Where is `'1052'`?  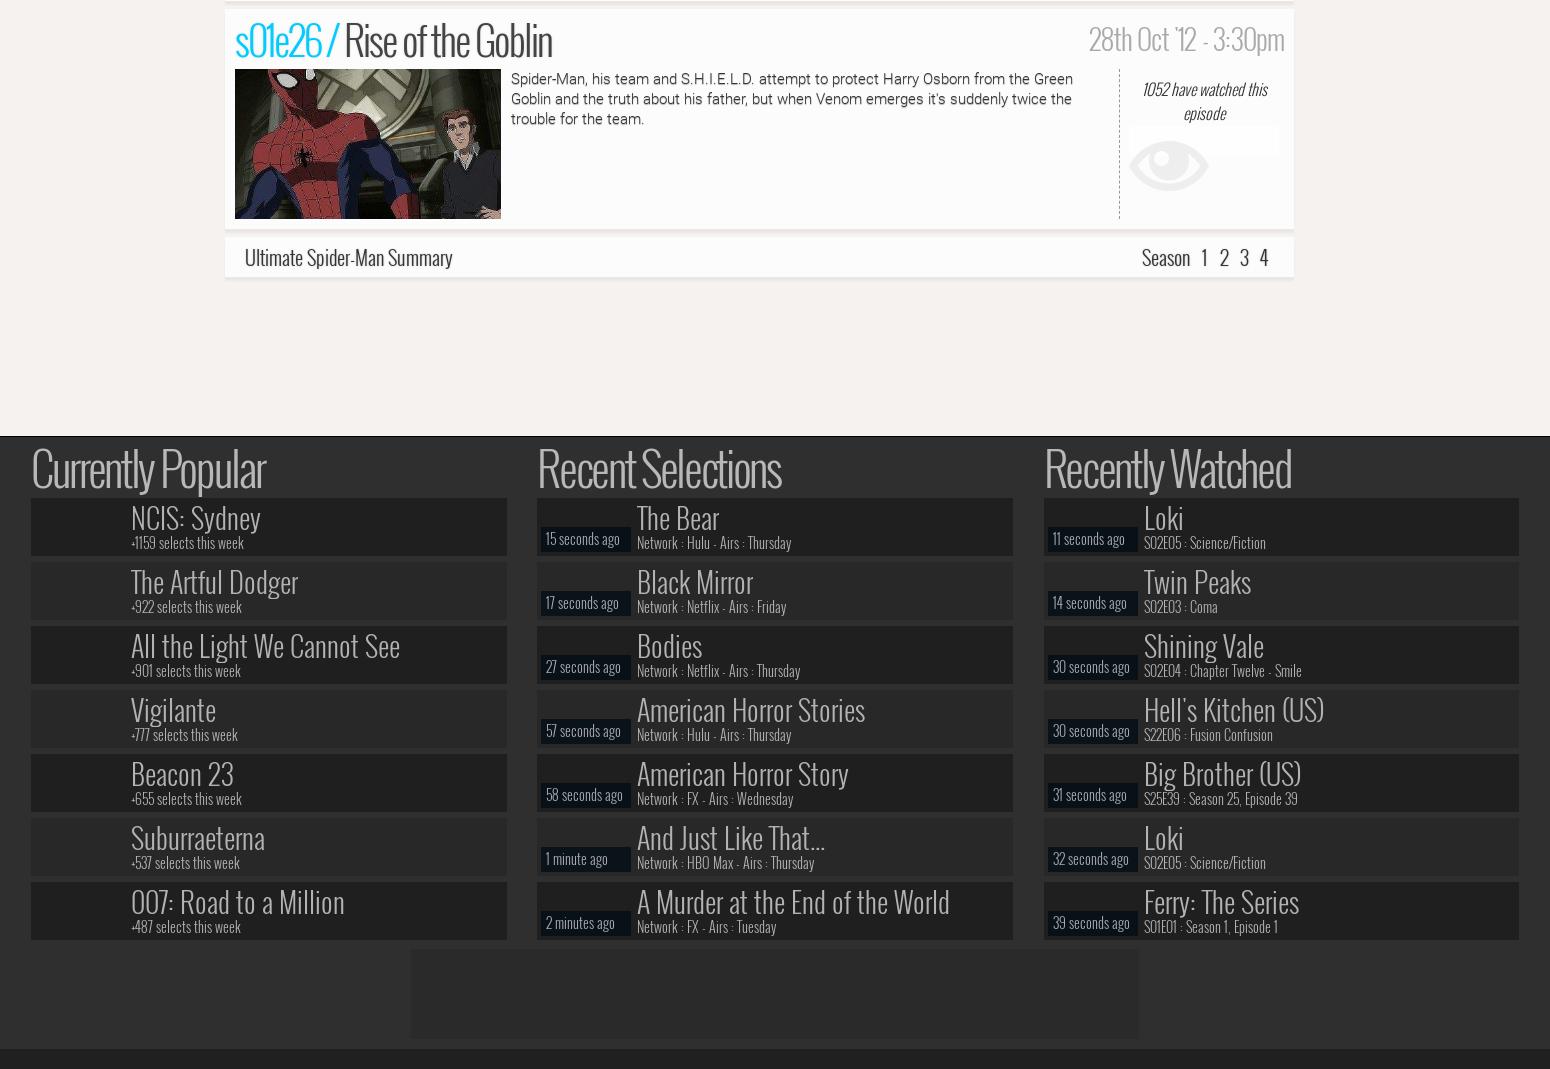 '1052' is located at coordinates (1152, 86).